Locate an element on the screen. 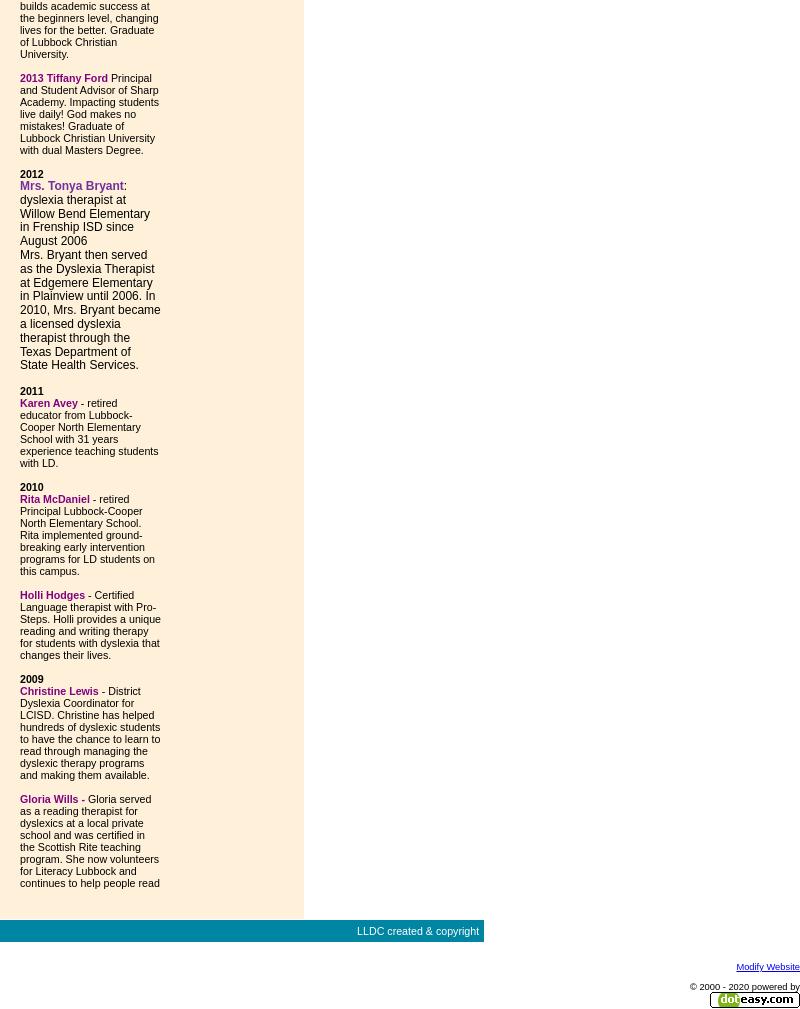 This screenshot has width=800, height=1009. '- Certified Language therapist with Pro-Steps. Holli provides a unique reading and writing therapy for students with dyslexia that changes their lives.' is located at coordinates (90, 624).